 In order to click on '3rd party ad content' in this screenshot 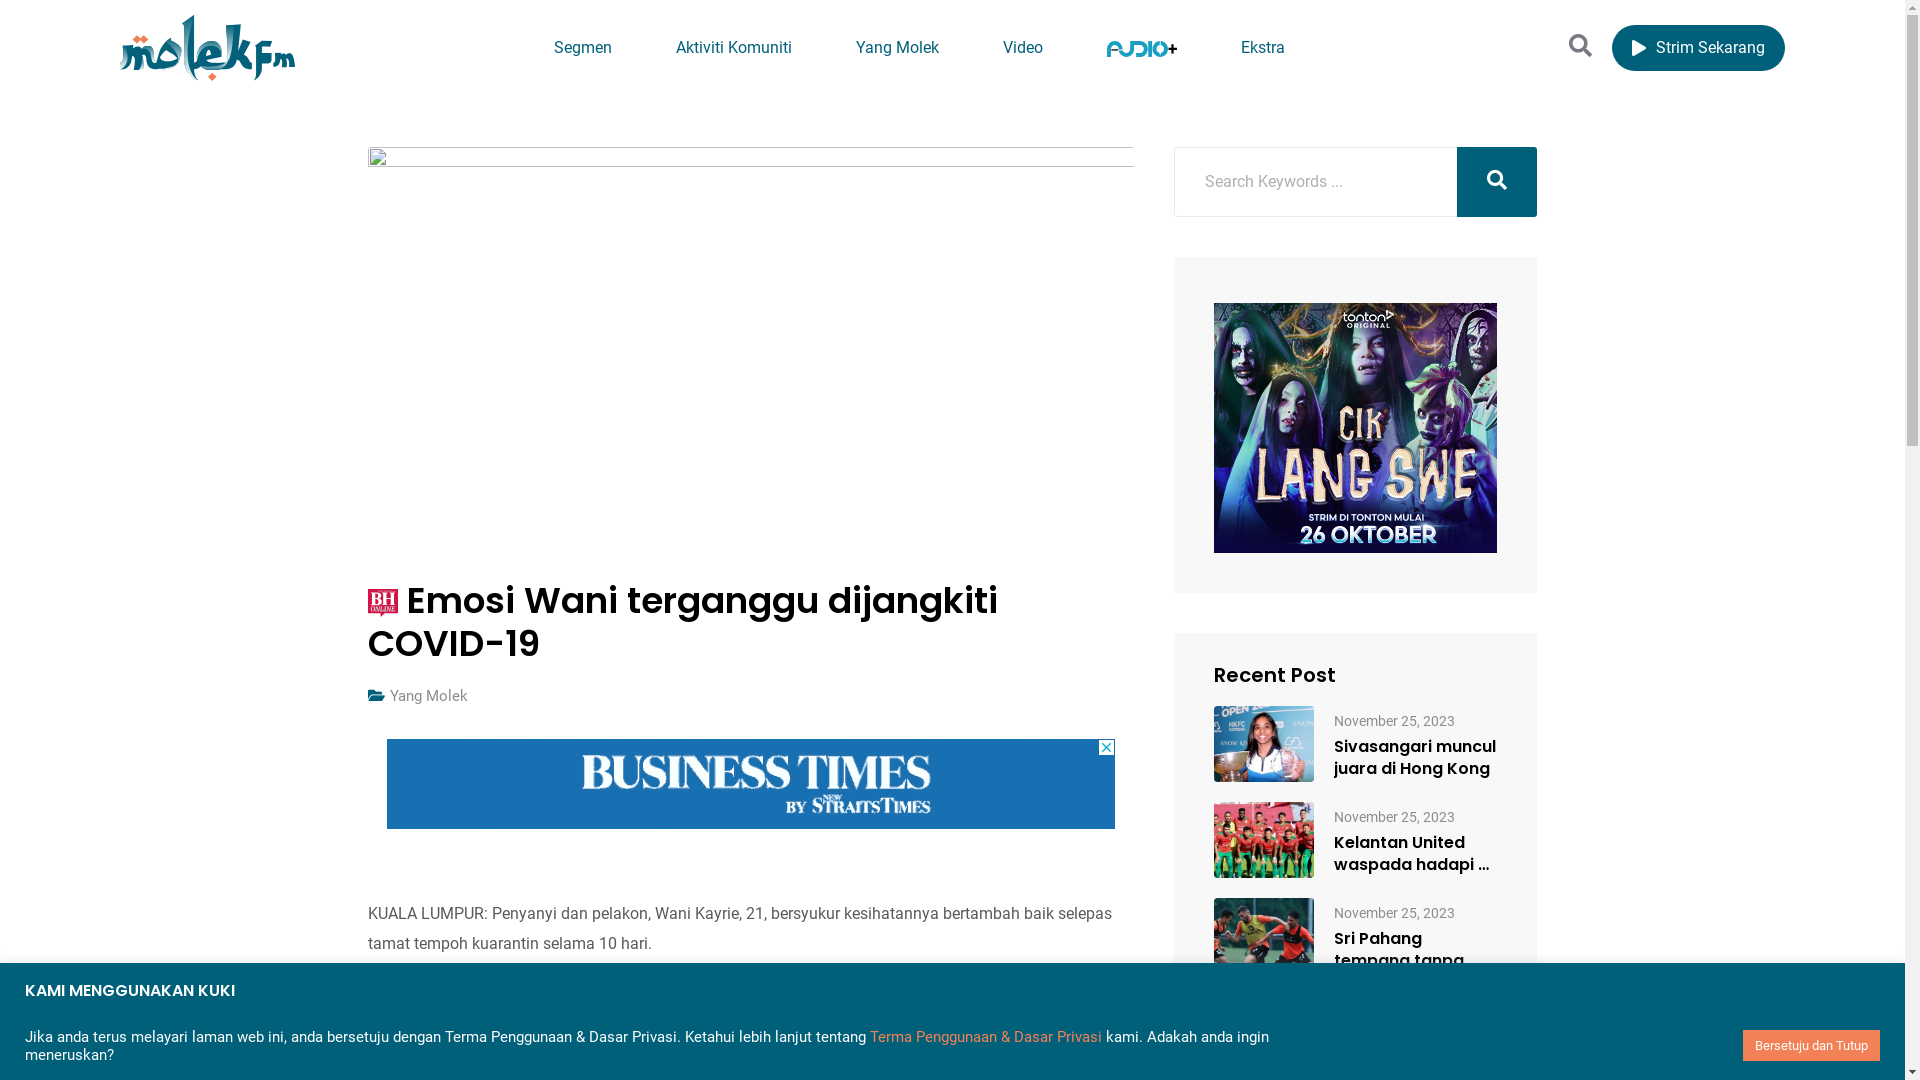, I will do `click(749, 782)`.